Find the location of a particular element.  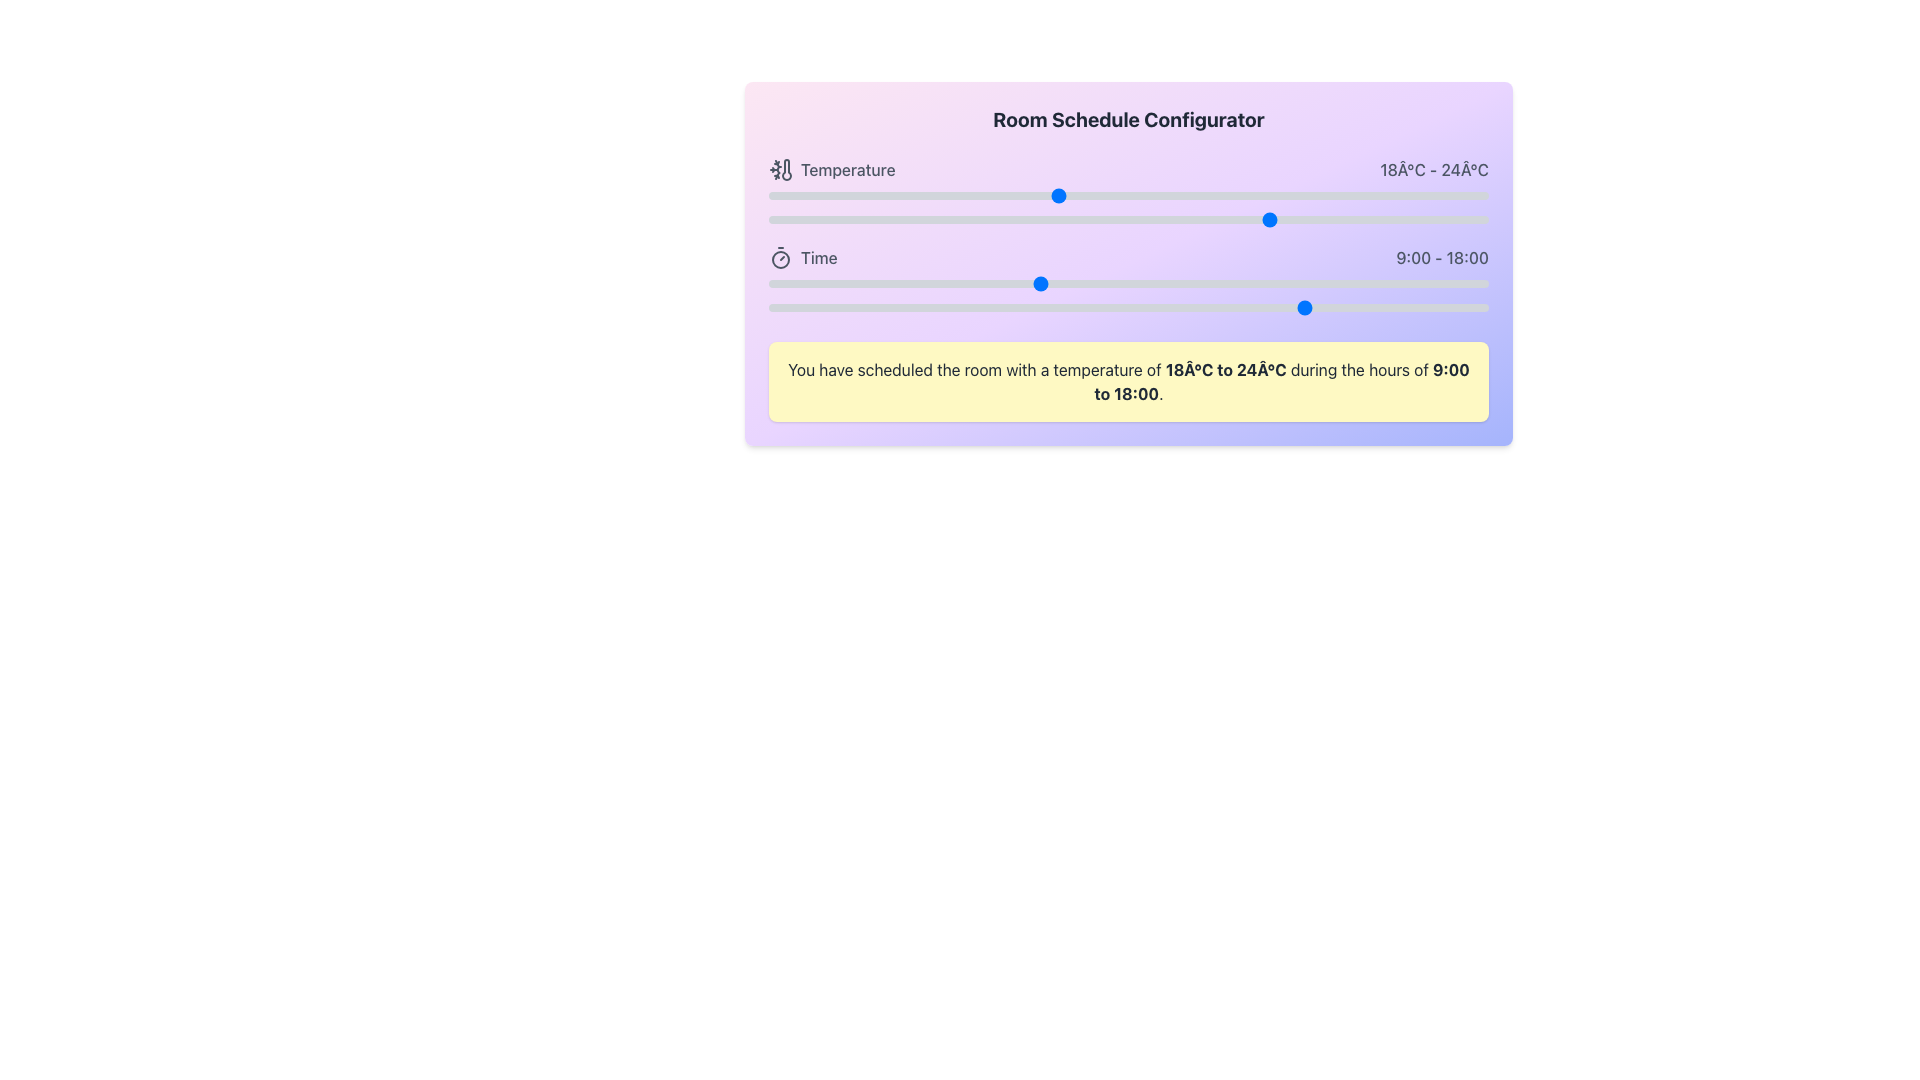

the circular body of the timer icon located to the left of the 'Time' label within the configuration interface is located at coordinates (780, 258).